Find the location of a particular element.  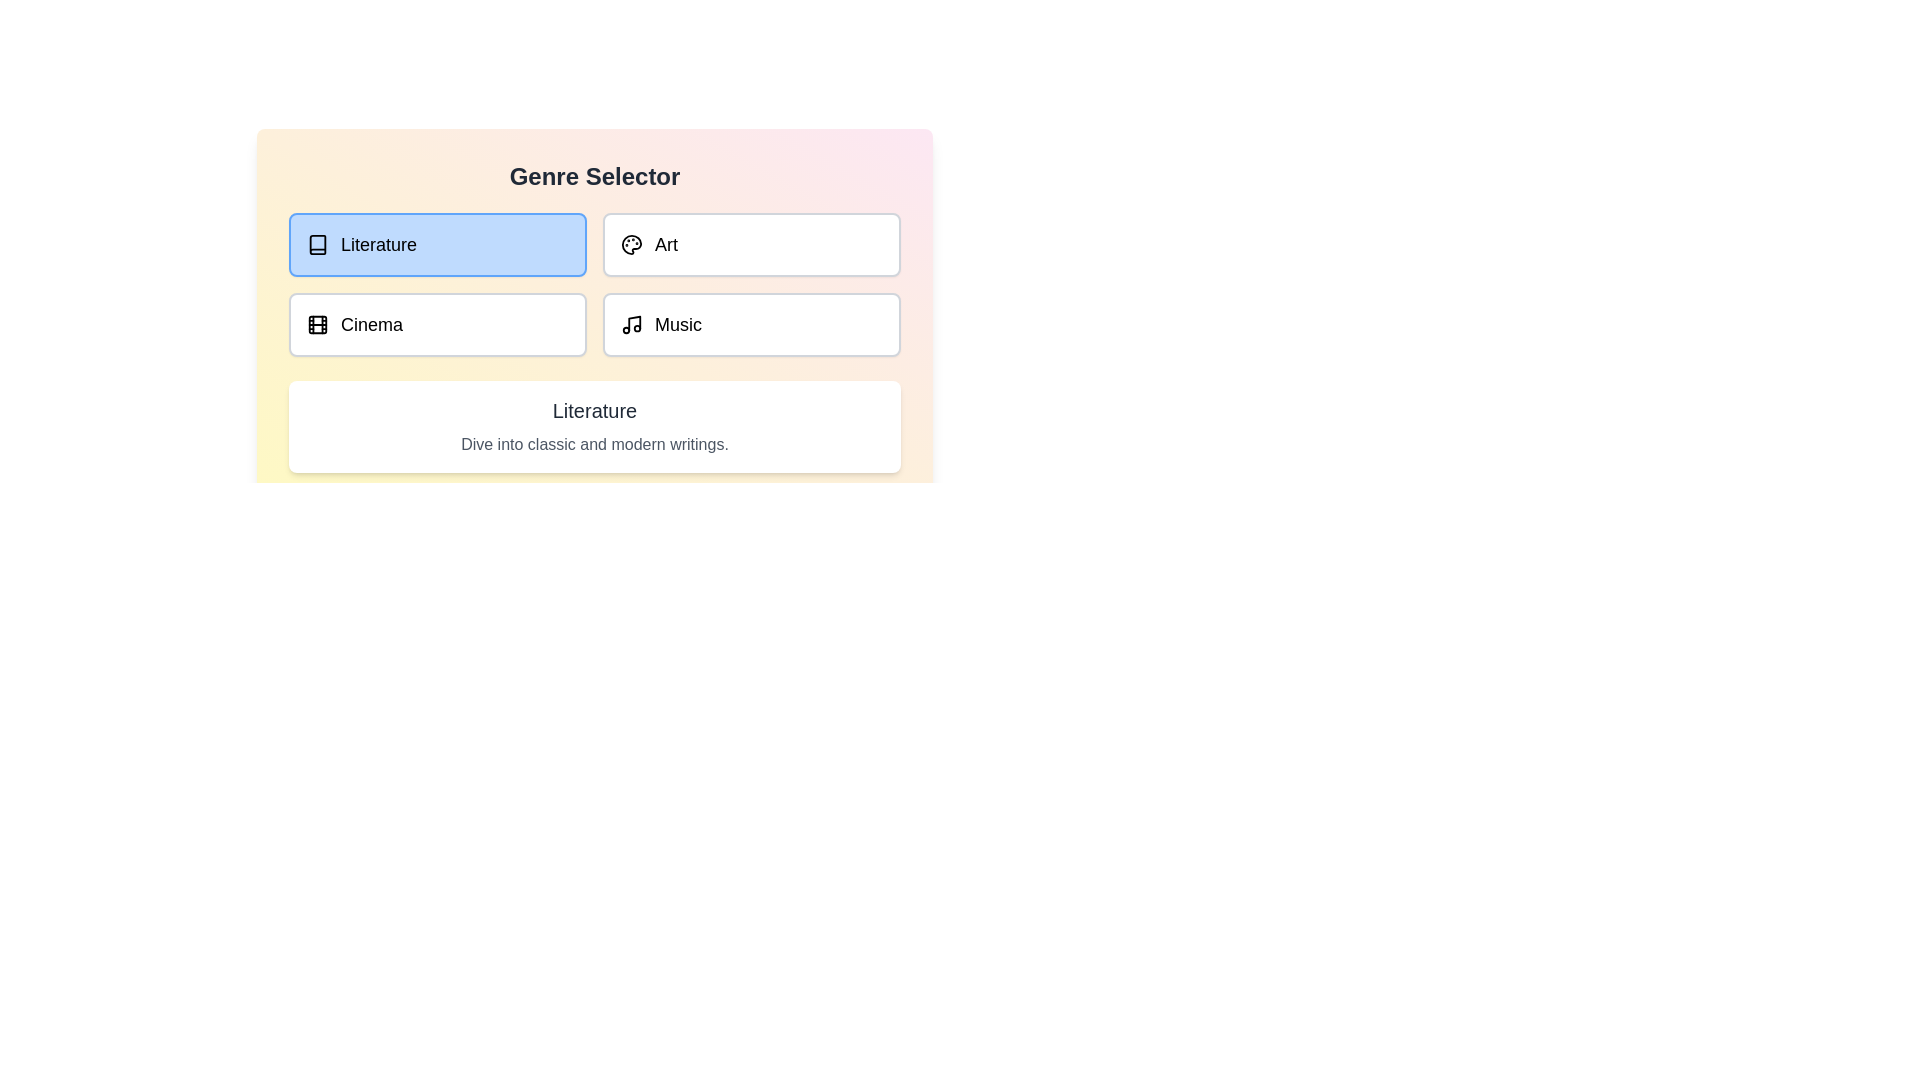

the 'Music' label text element is located at coordinates (678, 323).